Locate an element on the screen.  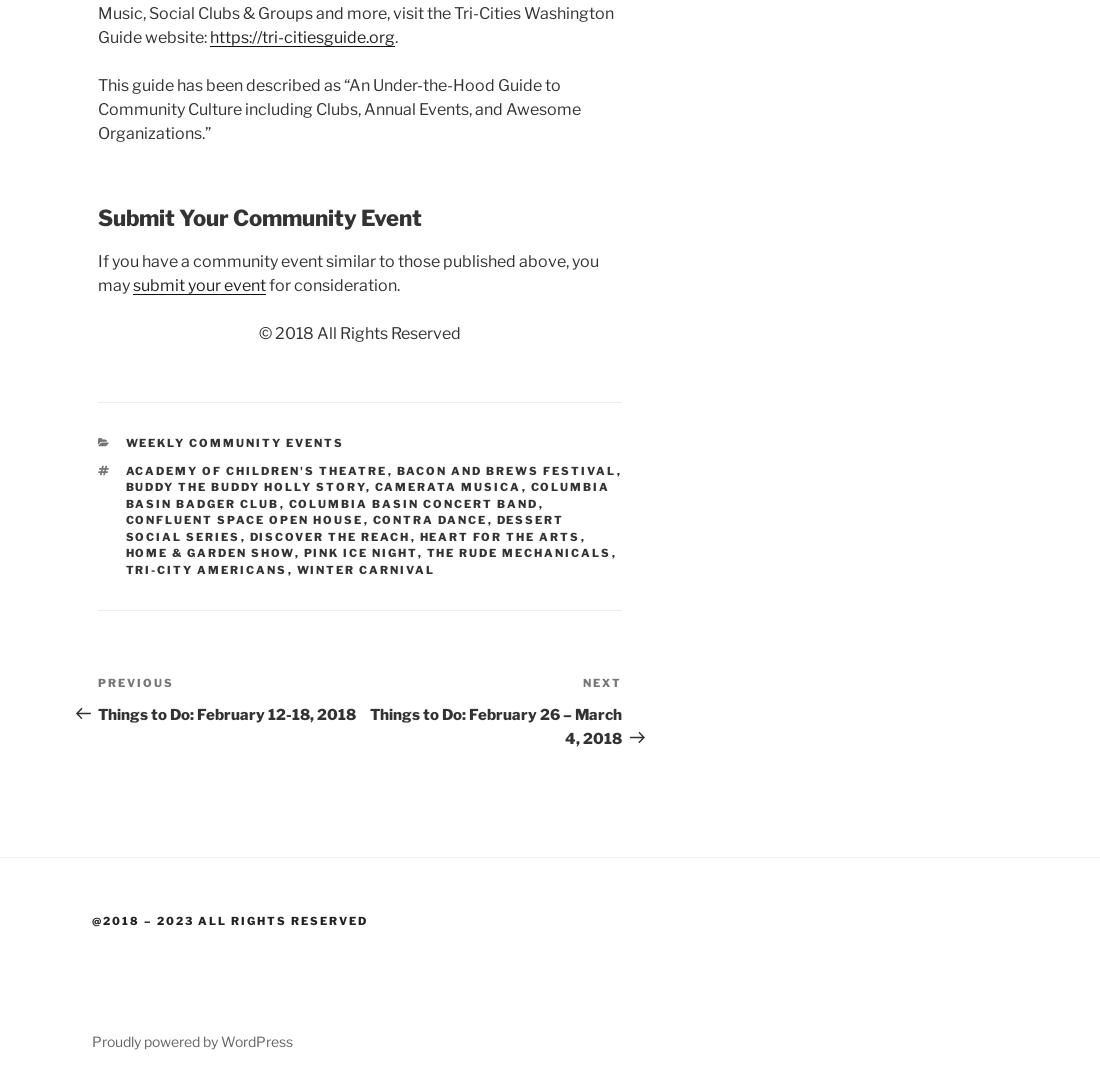
'https://tri-citiesguide.org' is located at coordinates (301, 36).